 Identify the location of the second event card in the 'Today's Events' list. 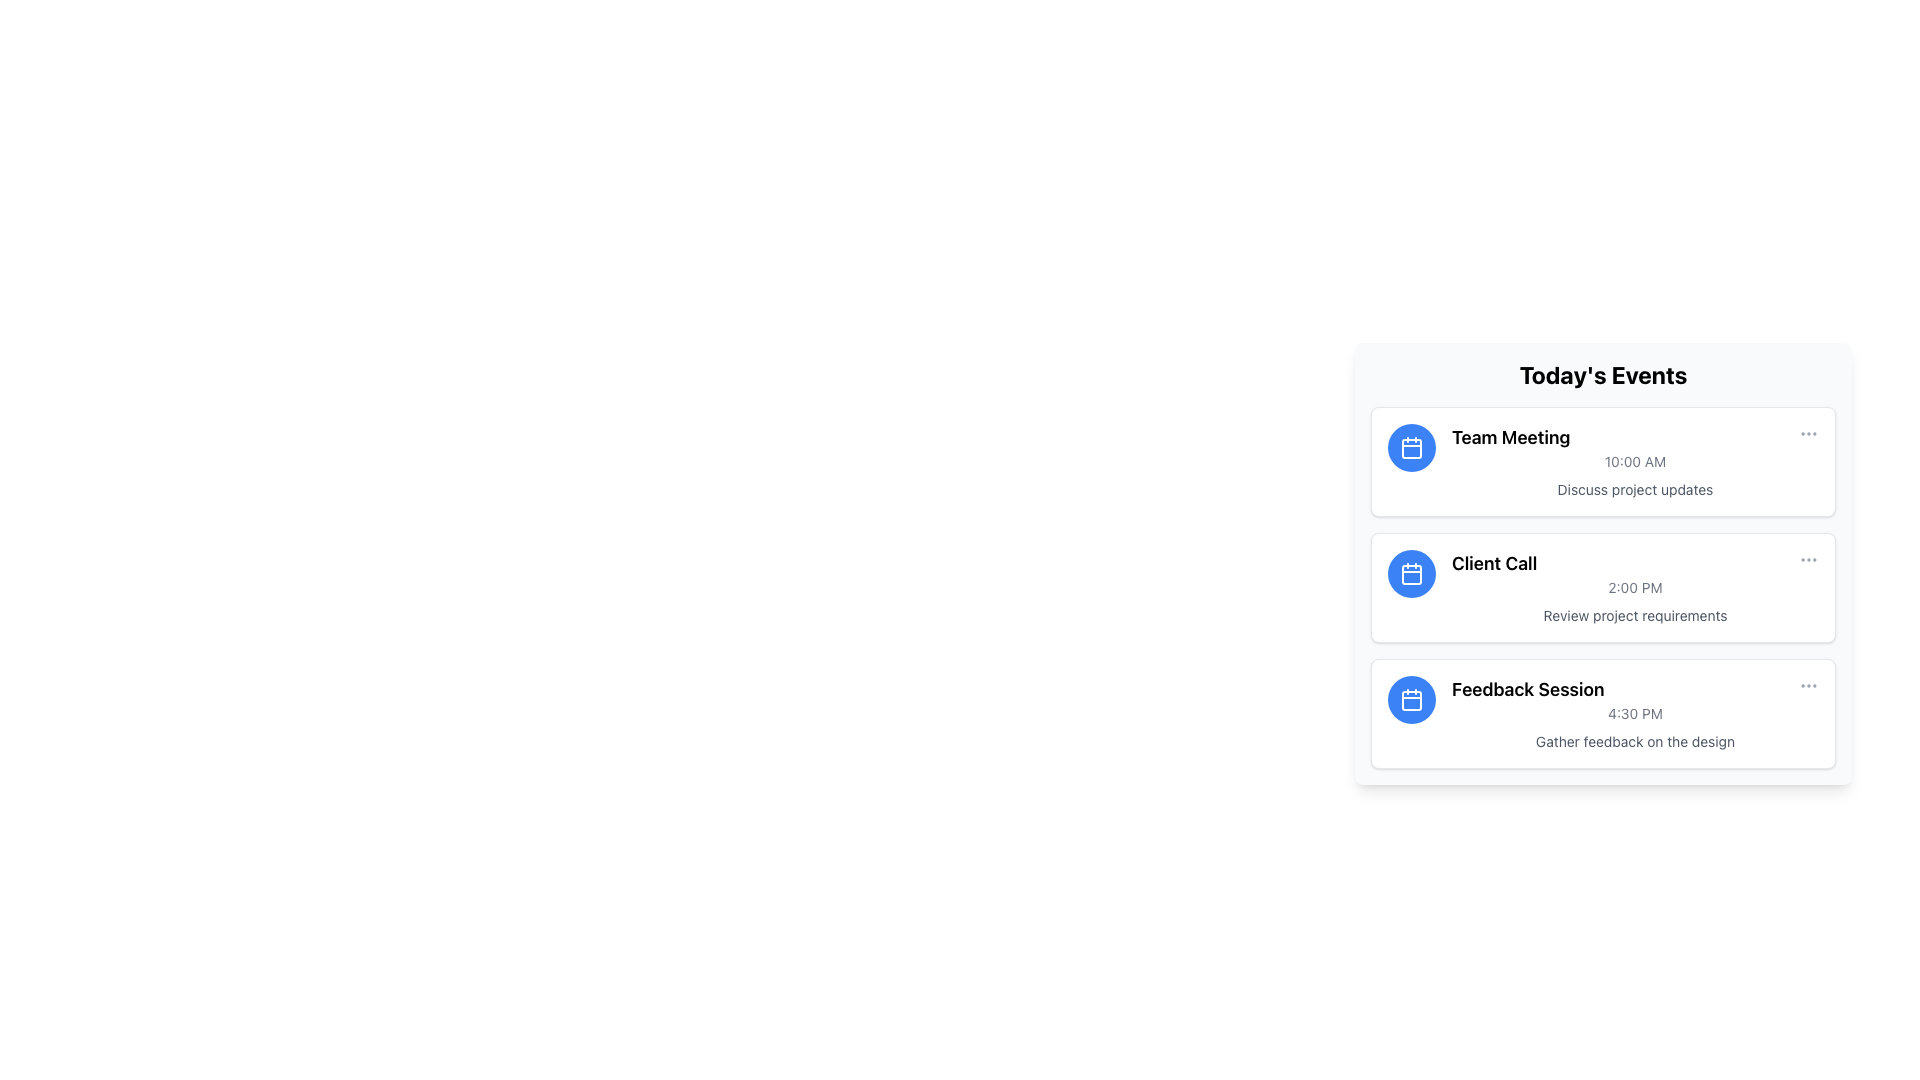
(1603, 586).